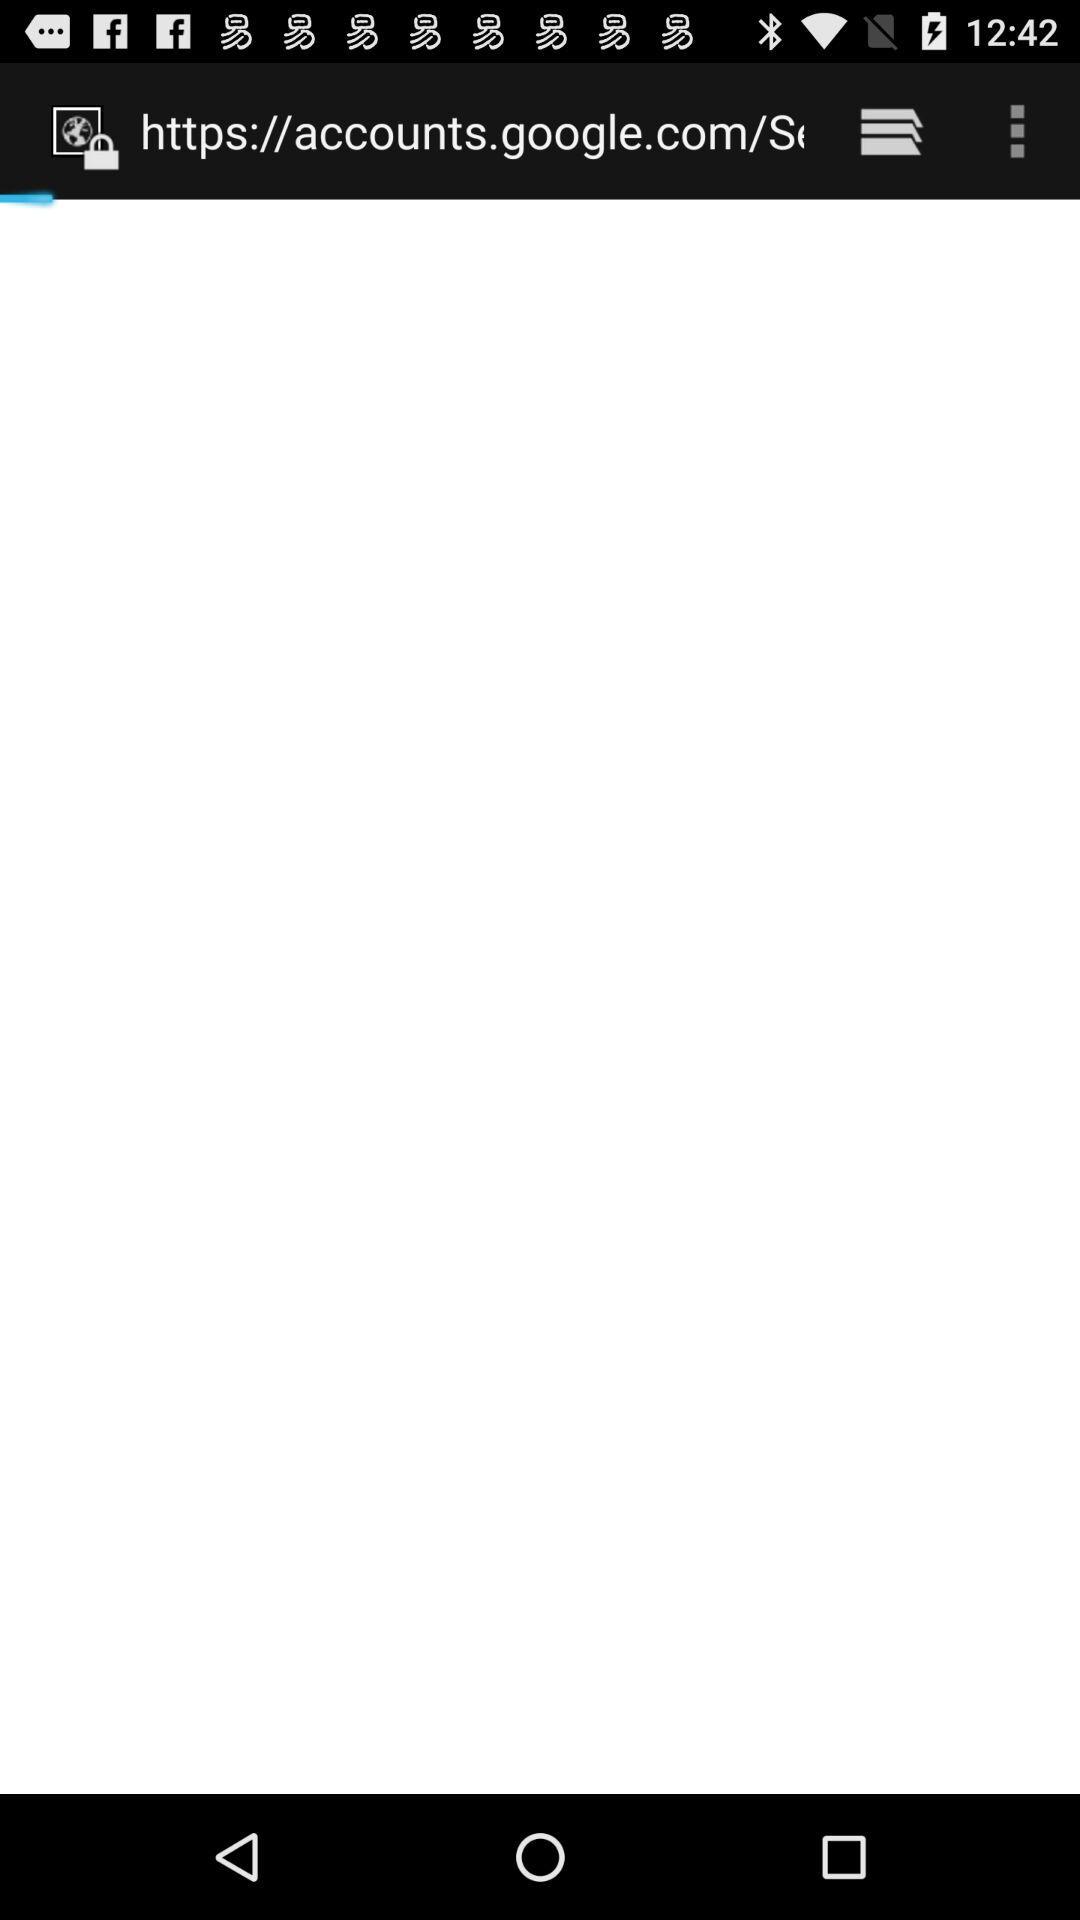 Image resolution: width=1080 pixels, height=1920 pixels. Describe the element at coordinates (890, 130) in the screenshot. I see `the item to the right of https accounts google item` at that location.